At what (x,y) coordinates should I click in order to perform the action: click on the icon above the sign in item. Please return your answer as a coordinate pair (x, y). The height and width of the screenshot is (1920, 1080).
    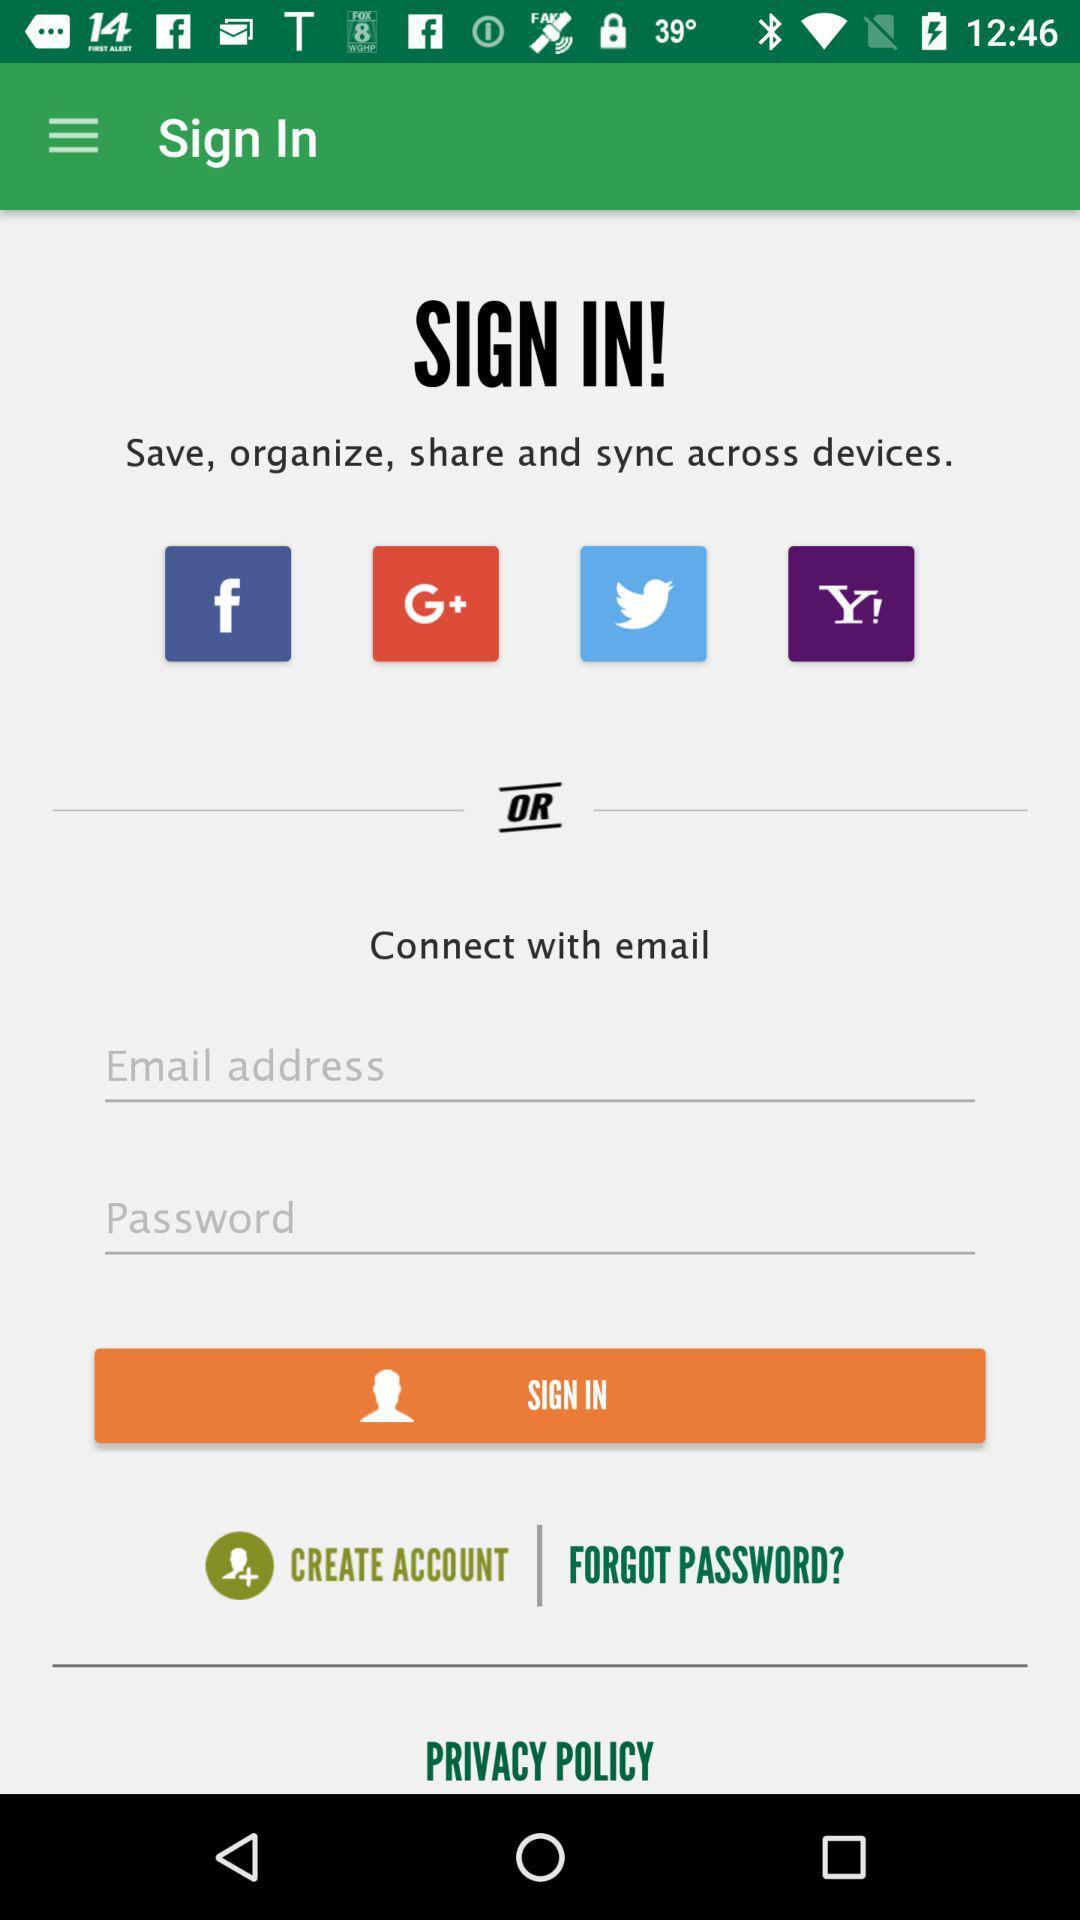
    Looking at the image, I should click on (540, 1218).